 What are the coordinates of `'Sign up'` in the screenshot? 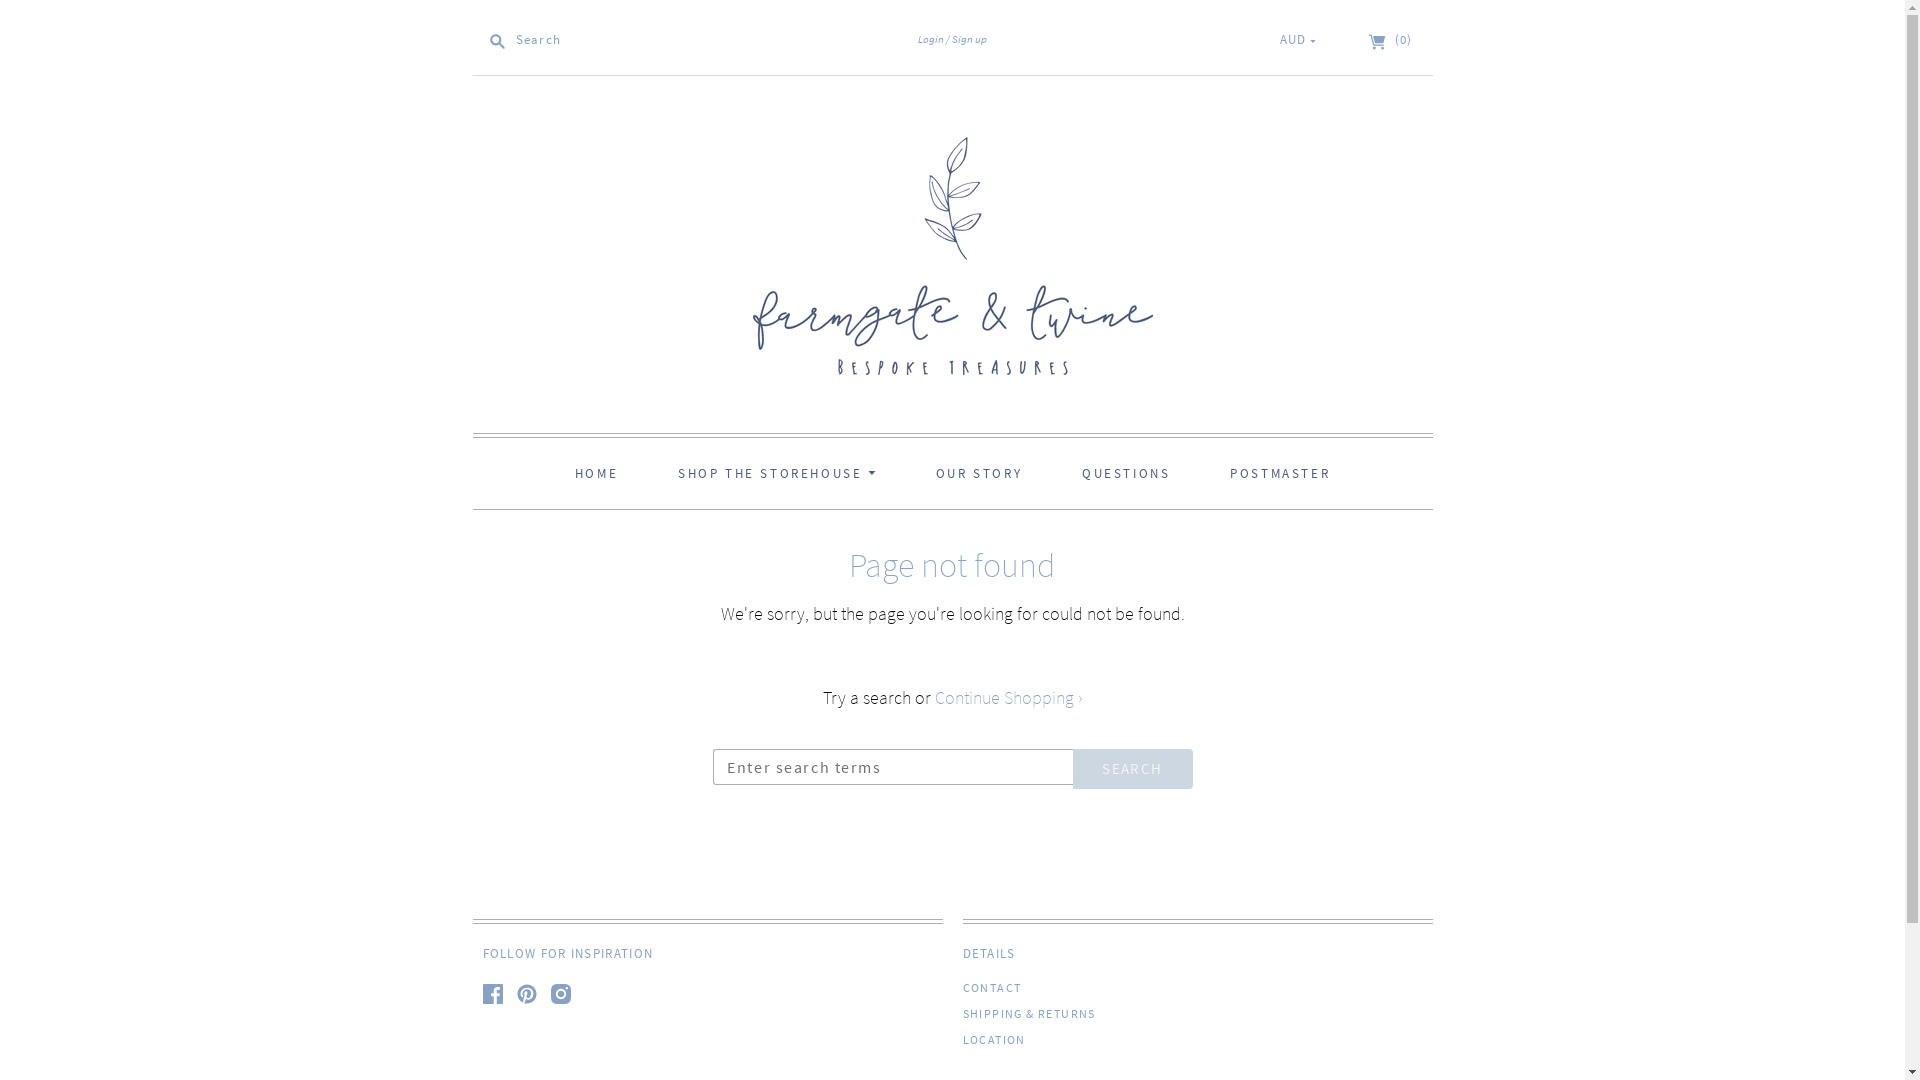 It's located at (944, 38).